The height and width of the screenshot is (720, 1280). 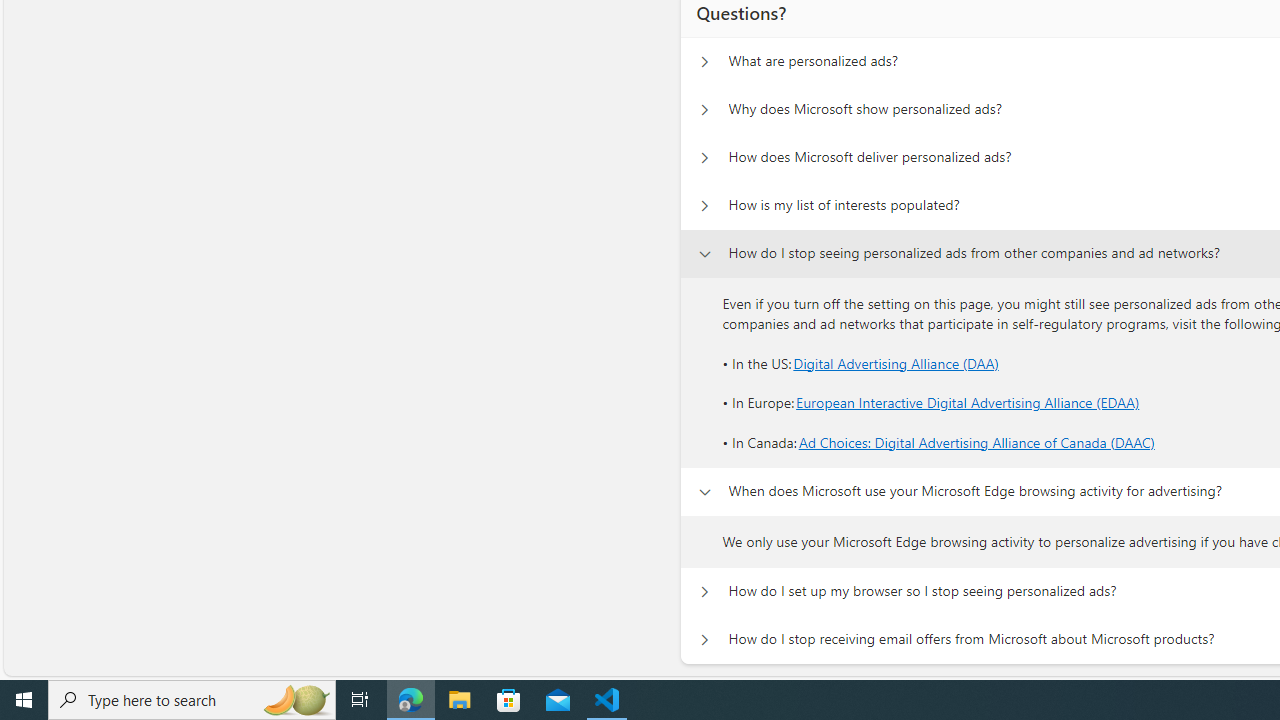 I want to click on 'European Interactive Digital Advertising Alliance (EDAA)', so click(x=968, y=403).